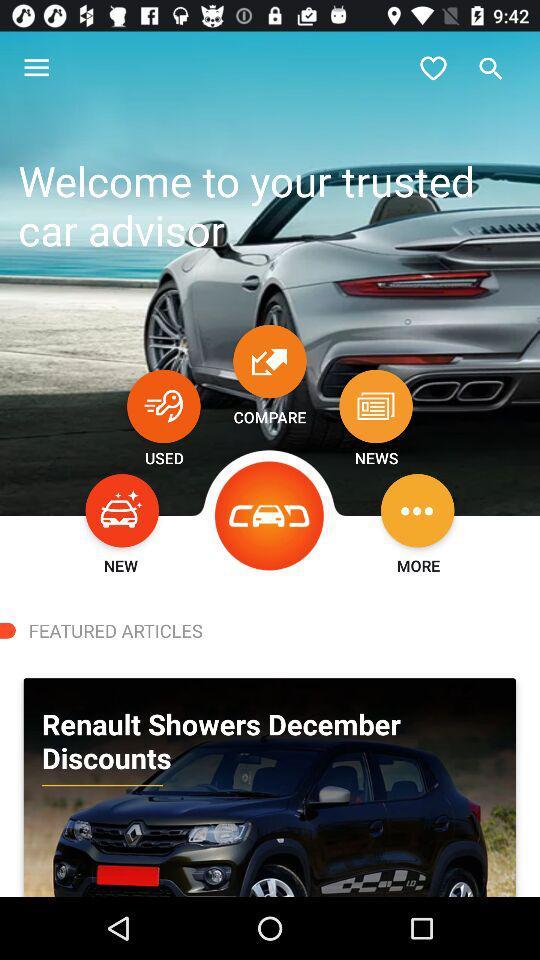 The height and width of the screenshot is (960, 540). Describe the element at coordinates (270, 360) in the screenshot. I see `icon above compare` at that location.